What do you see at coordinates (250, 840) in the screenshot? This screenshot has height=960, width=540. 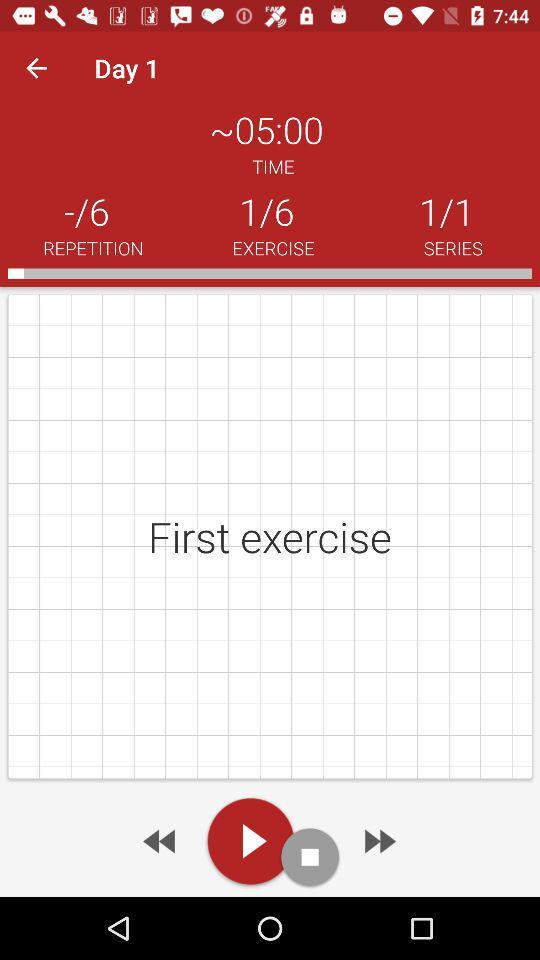 I see `to play video` at bounding box center [250, 840].